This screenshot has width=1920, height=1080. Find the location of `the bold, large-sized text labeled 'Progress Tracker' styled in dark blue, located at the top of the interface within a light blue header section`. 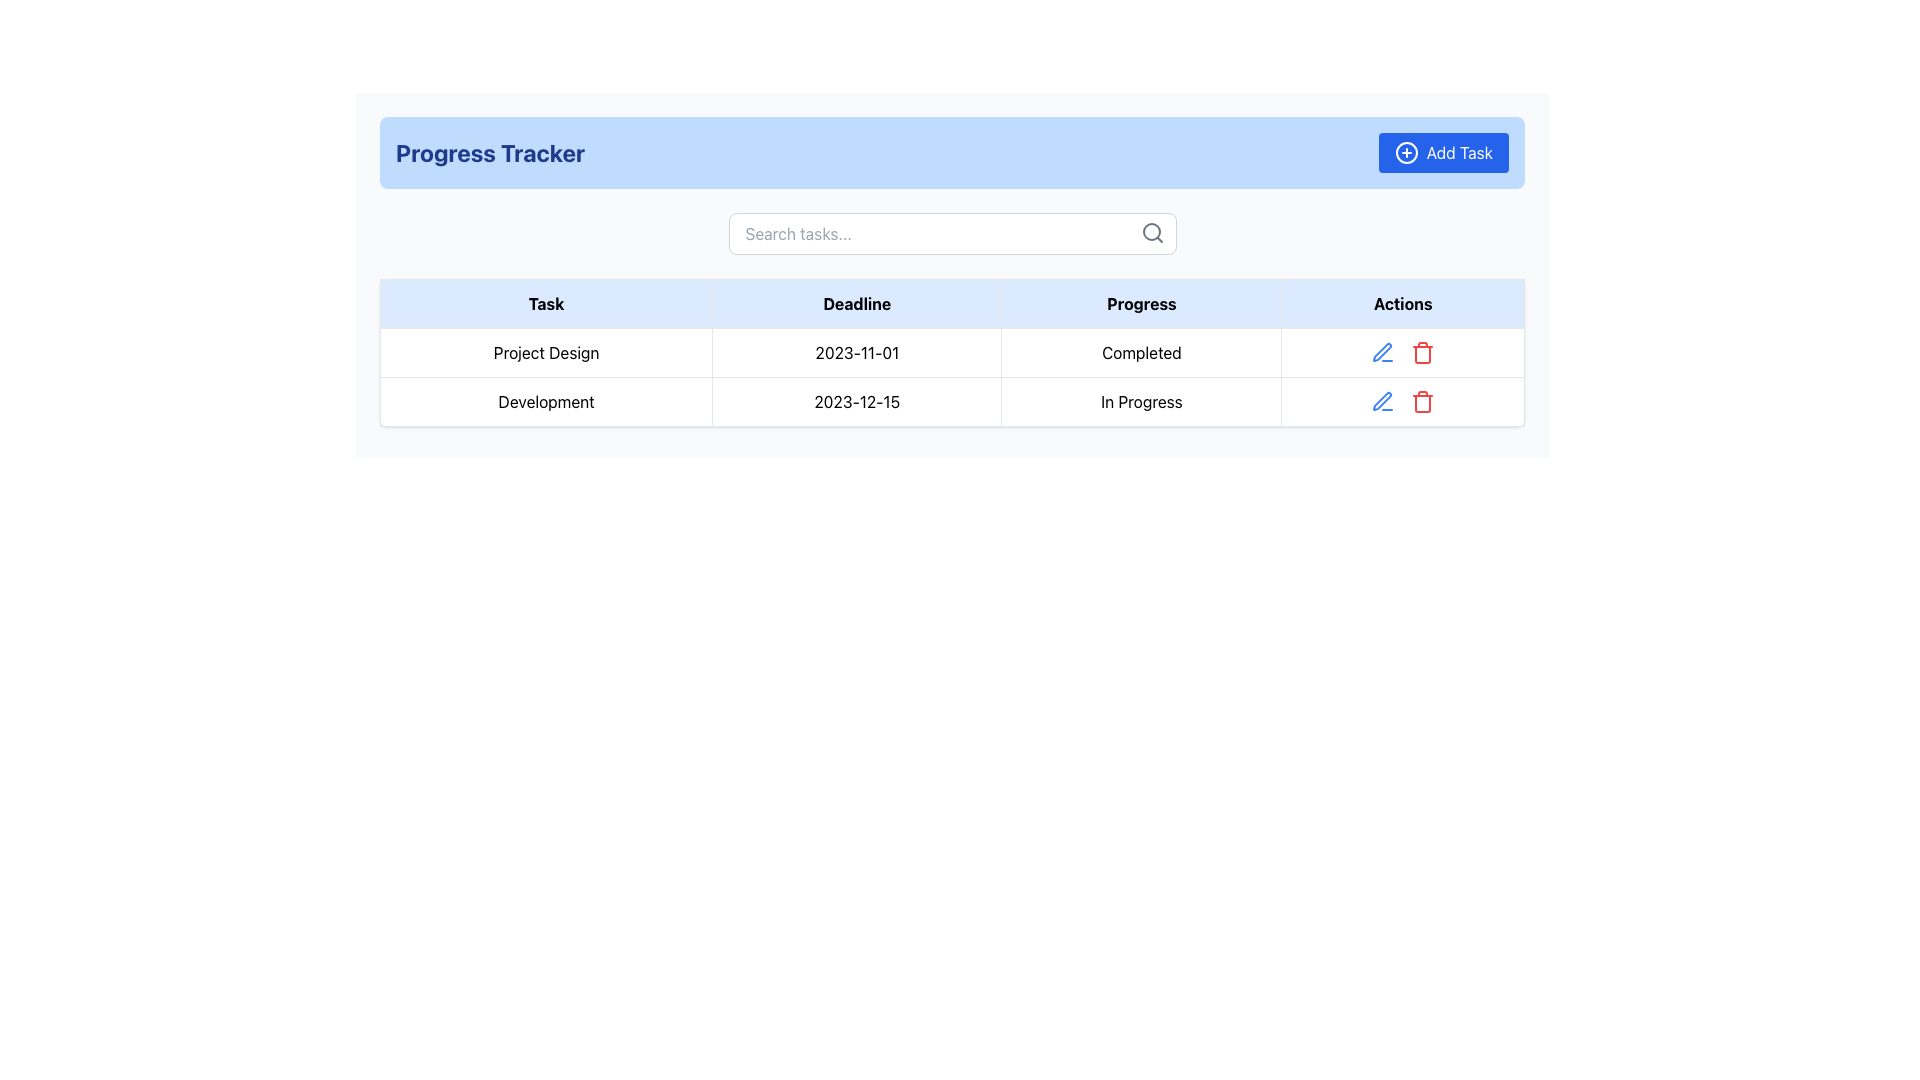

the bold, large-sized text labeled 'Progress Tracker' styled in dark blue, located at the top of the interface within a light blue header section is located at coordinates (490, 152).